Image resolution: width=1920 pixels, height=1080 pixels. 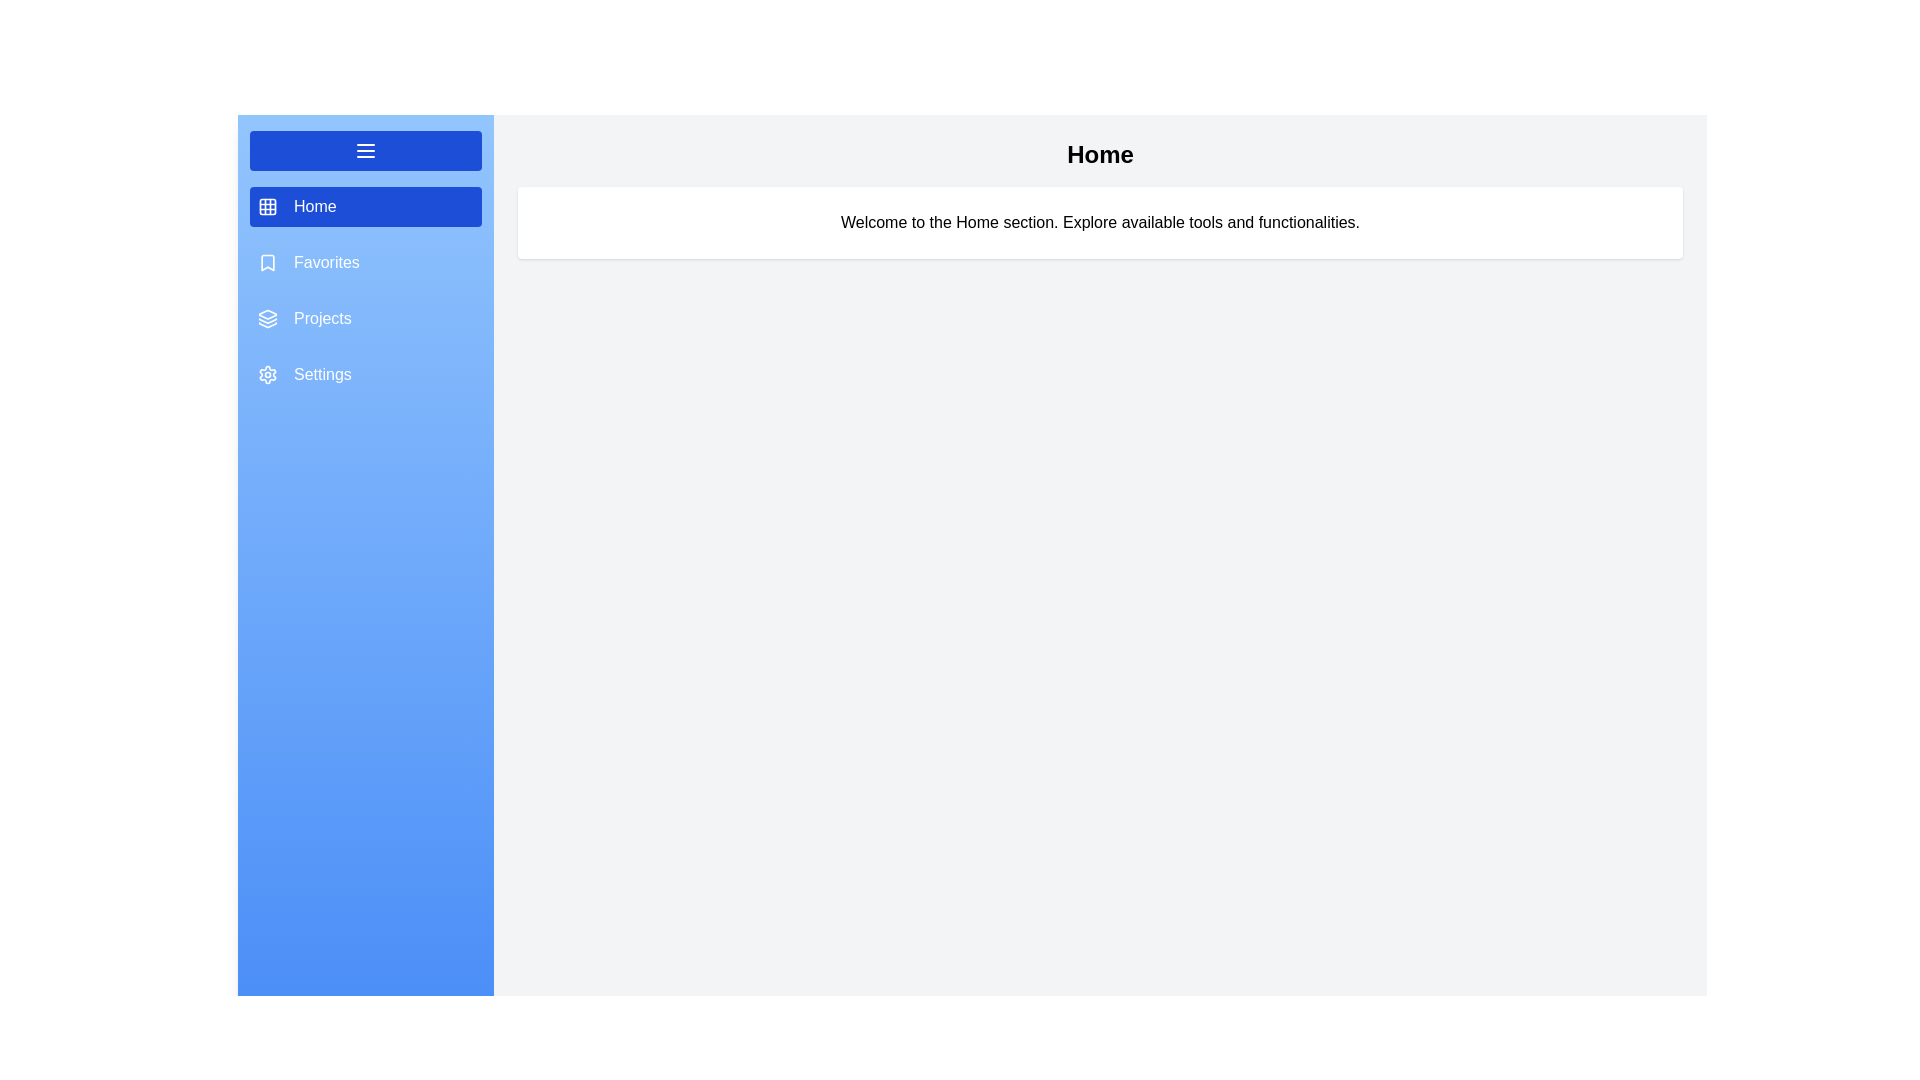 What do you see at coordinates (365, 149) in the screenshot?
I see `toggle button to change the drawer's state` at bounding box center [365, 149].